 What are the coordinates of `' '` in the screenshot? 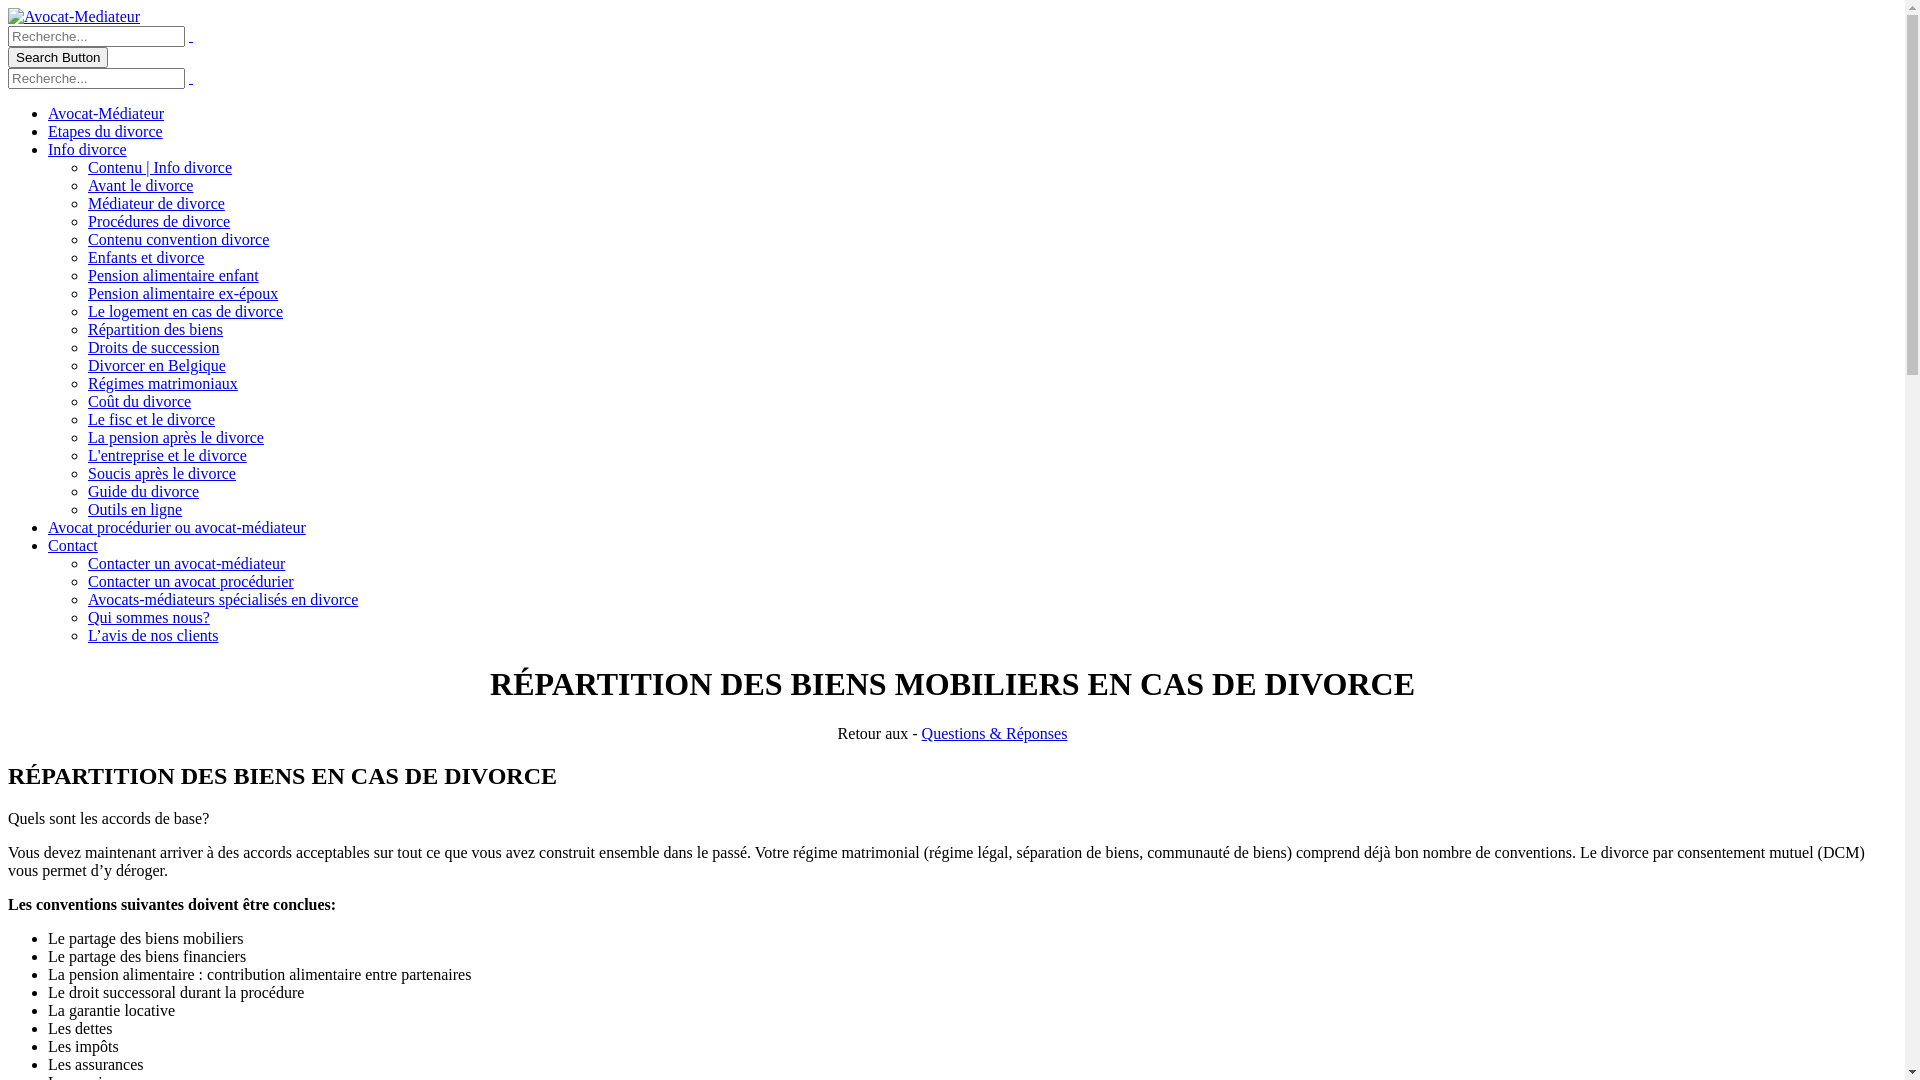 It's located at (191, 35).